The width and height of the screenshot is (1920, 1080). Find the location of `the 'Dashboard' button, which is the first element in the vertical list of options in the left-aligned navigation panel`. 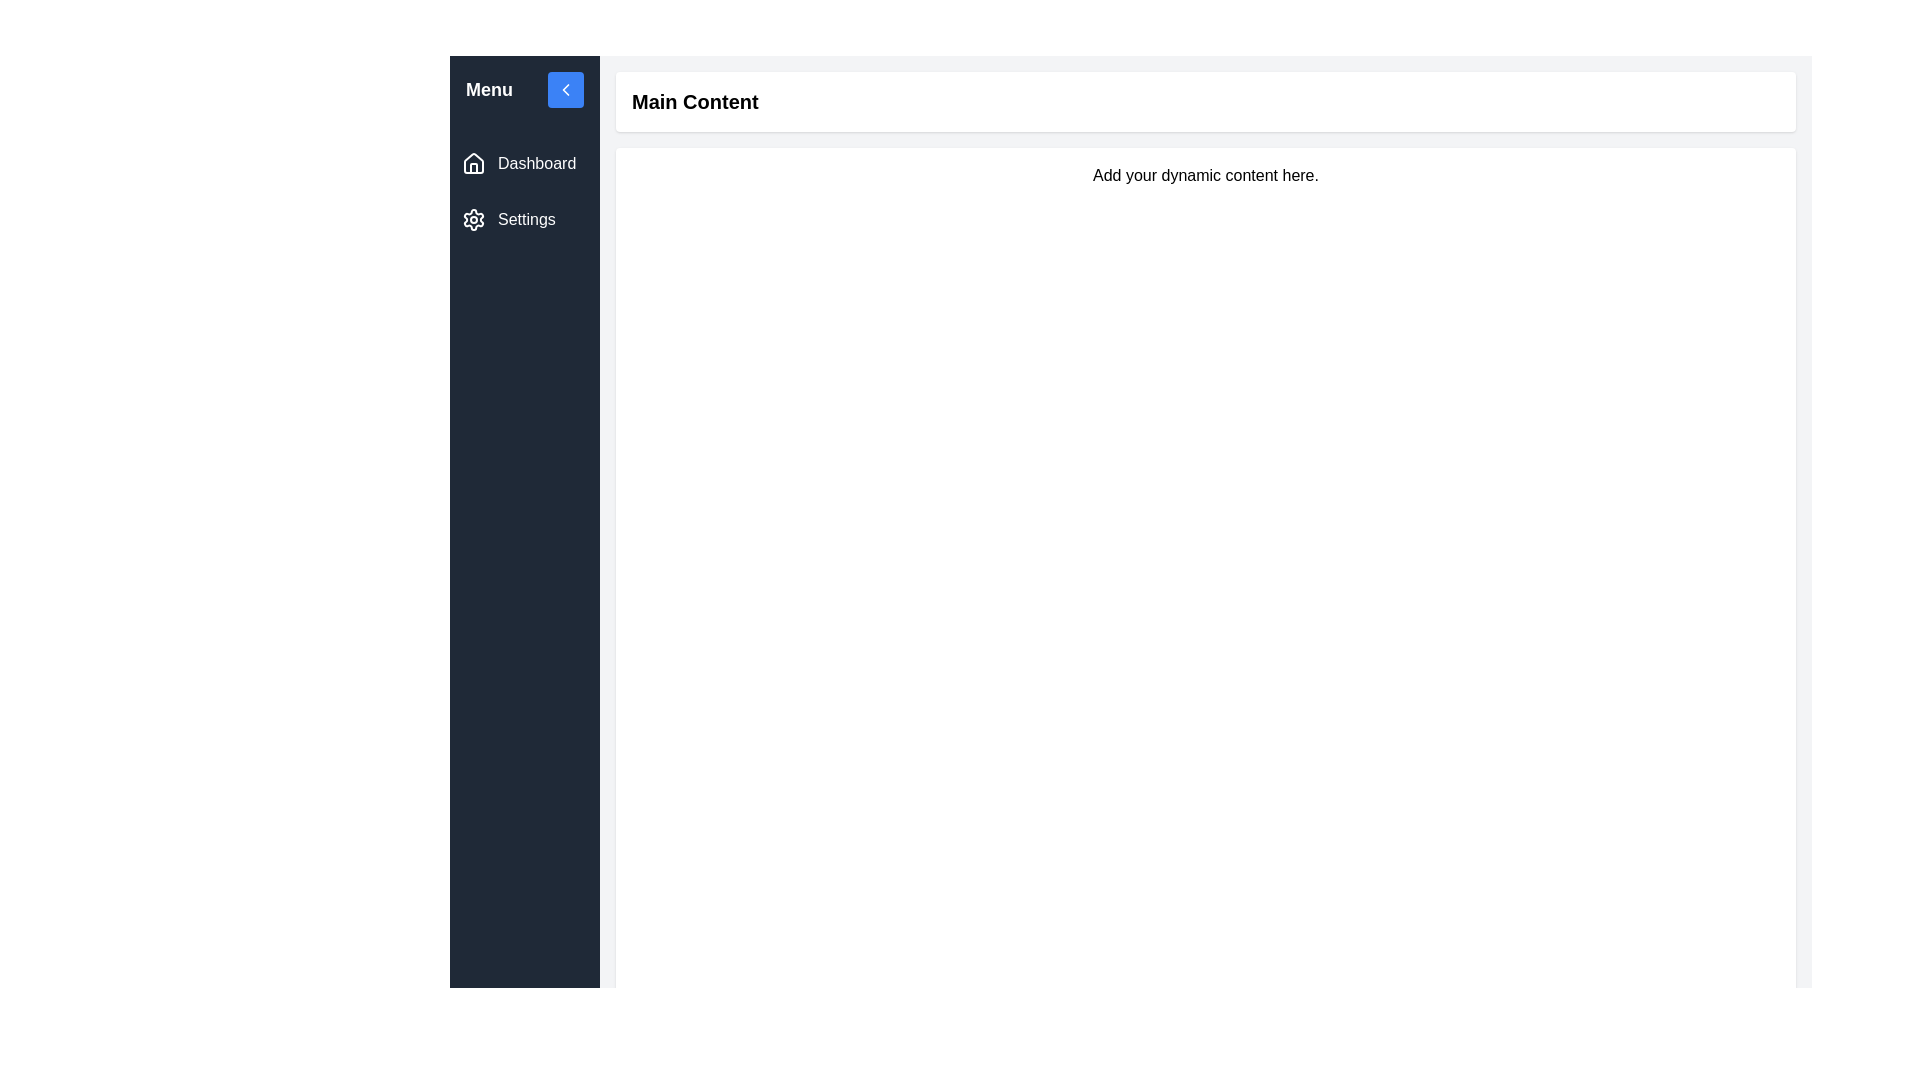

the 'Dashboard' button, which is the first element in the vertical list of options in the left-aligned navigation panel is located at coordinates (524, 163).